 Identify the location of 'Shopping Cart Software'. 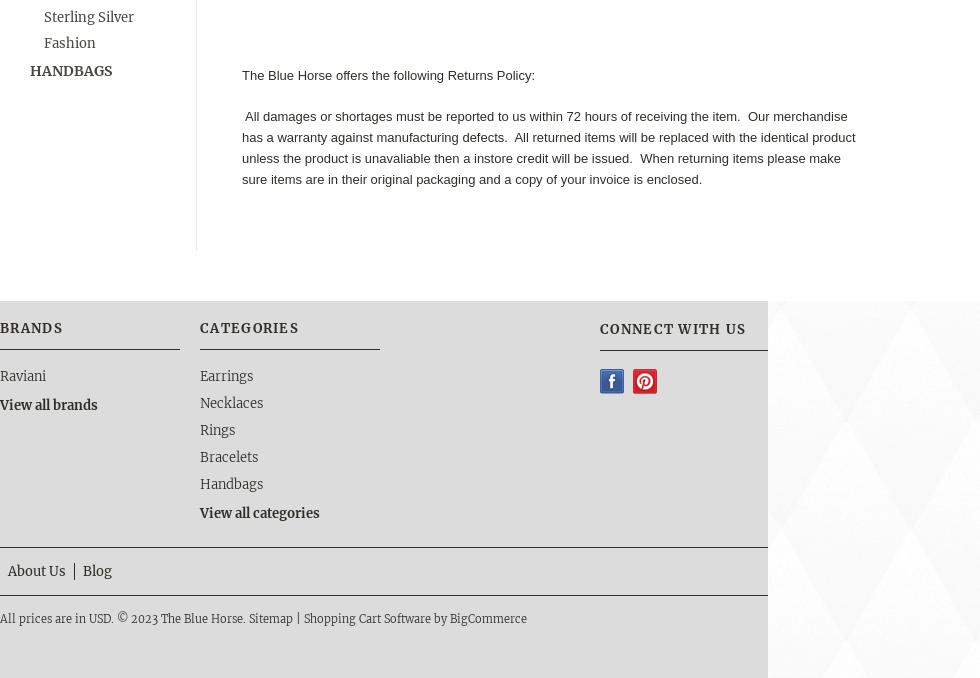
(367, 616).